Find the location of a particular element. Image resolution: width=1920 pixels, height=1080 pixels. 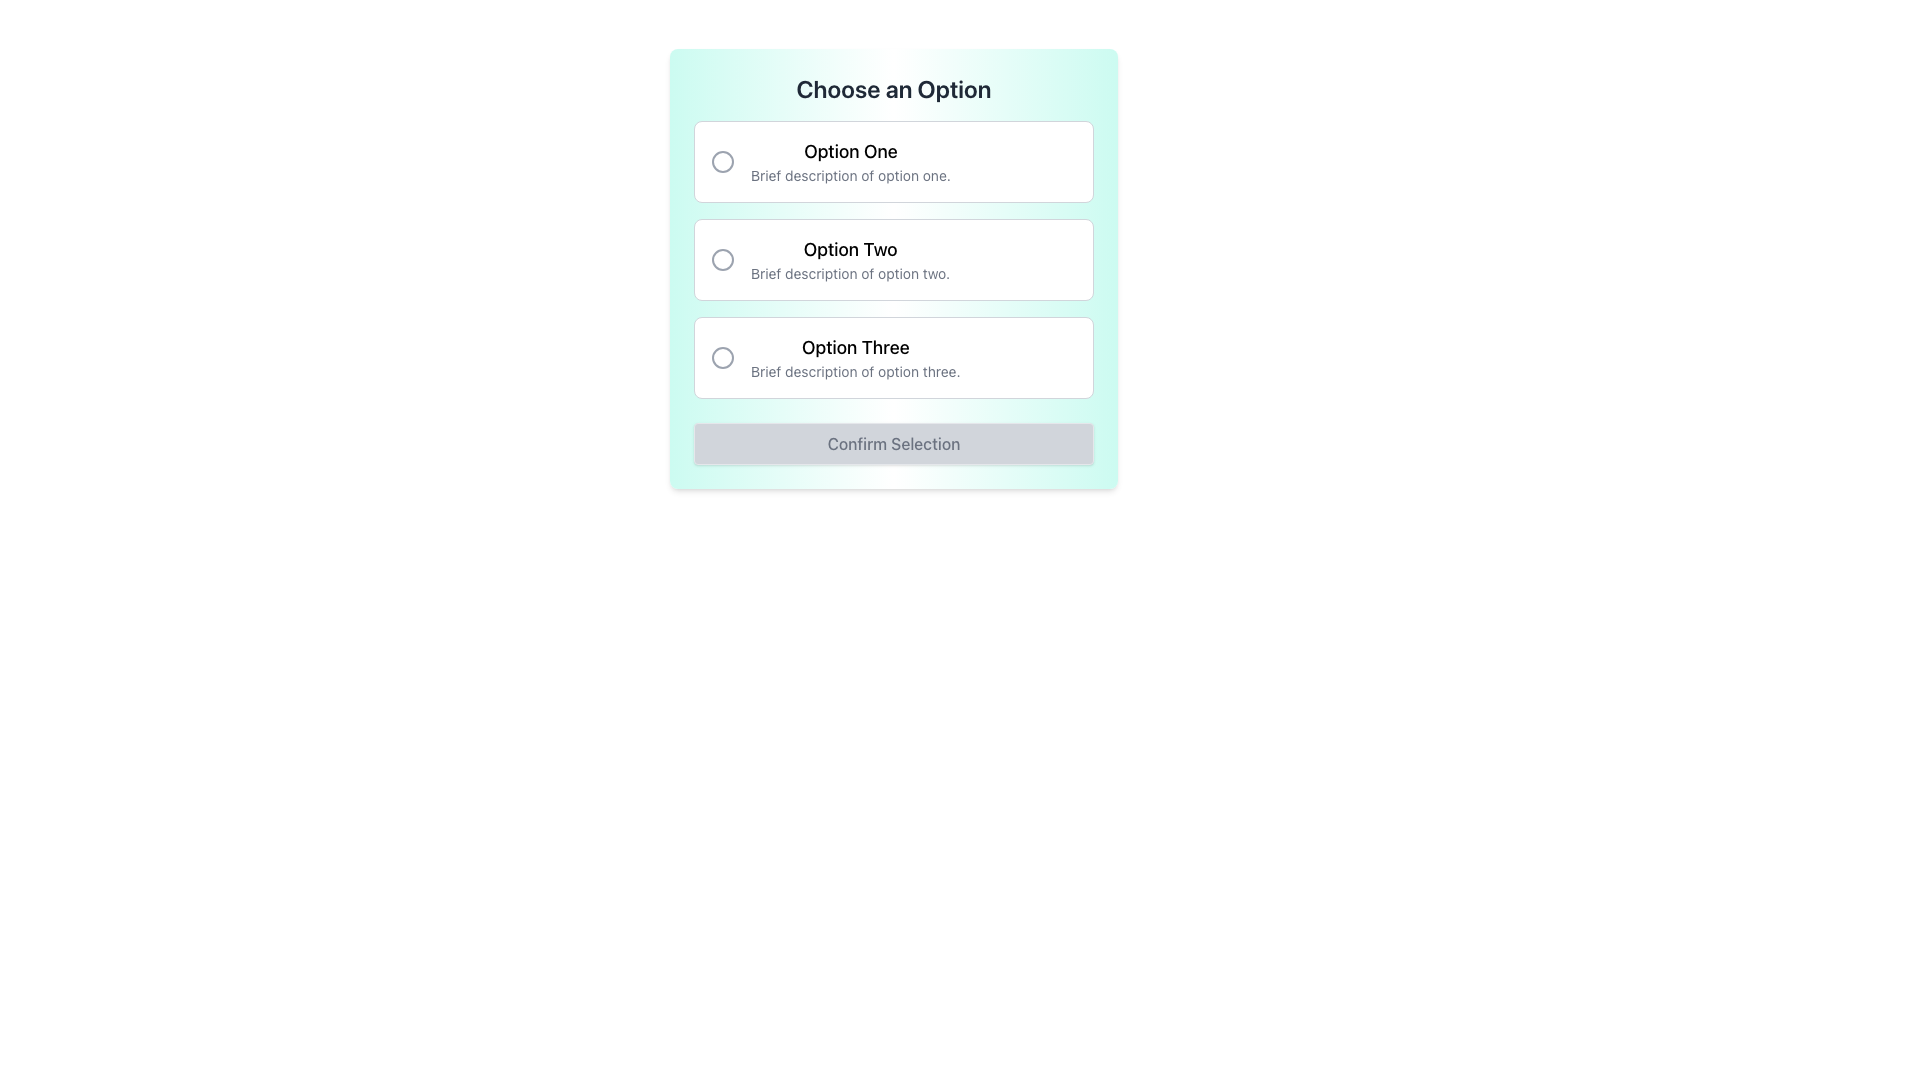

the non-interactive text label located beneath the title 'Option One' in the first option card of the vertical list is located at coordinates (850, 175).